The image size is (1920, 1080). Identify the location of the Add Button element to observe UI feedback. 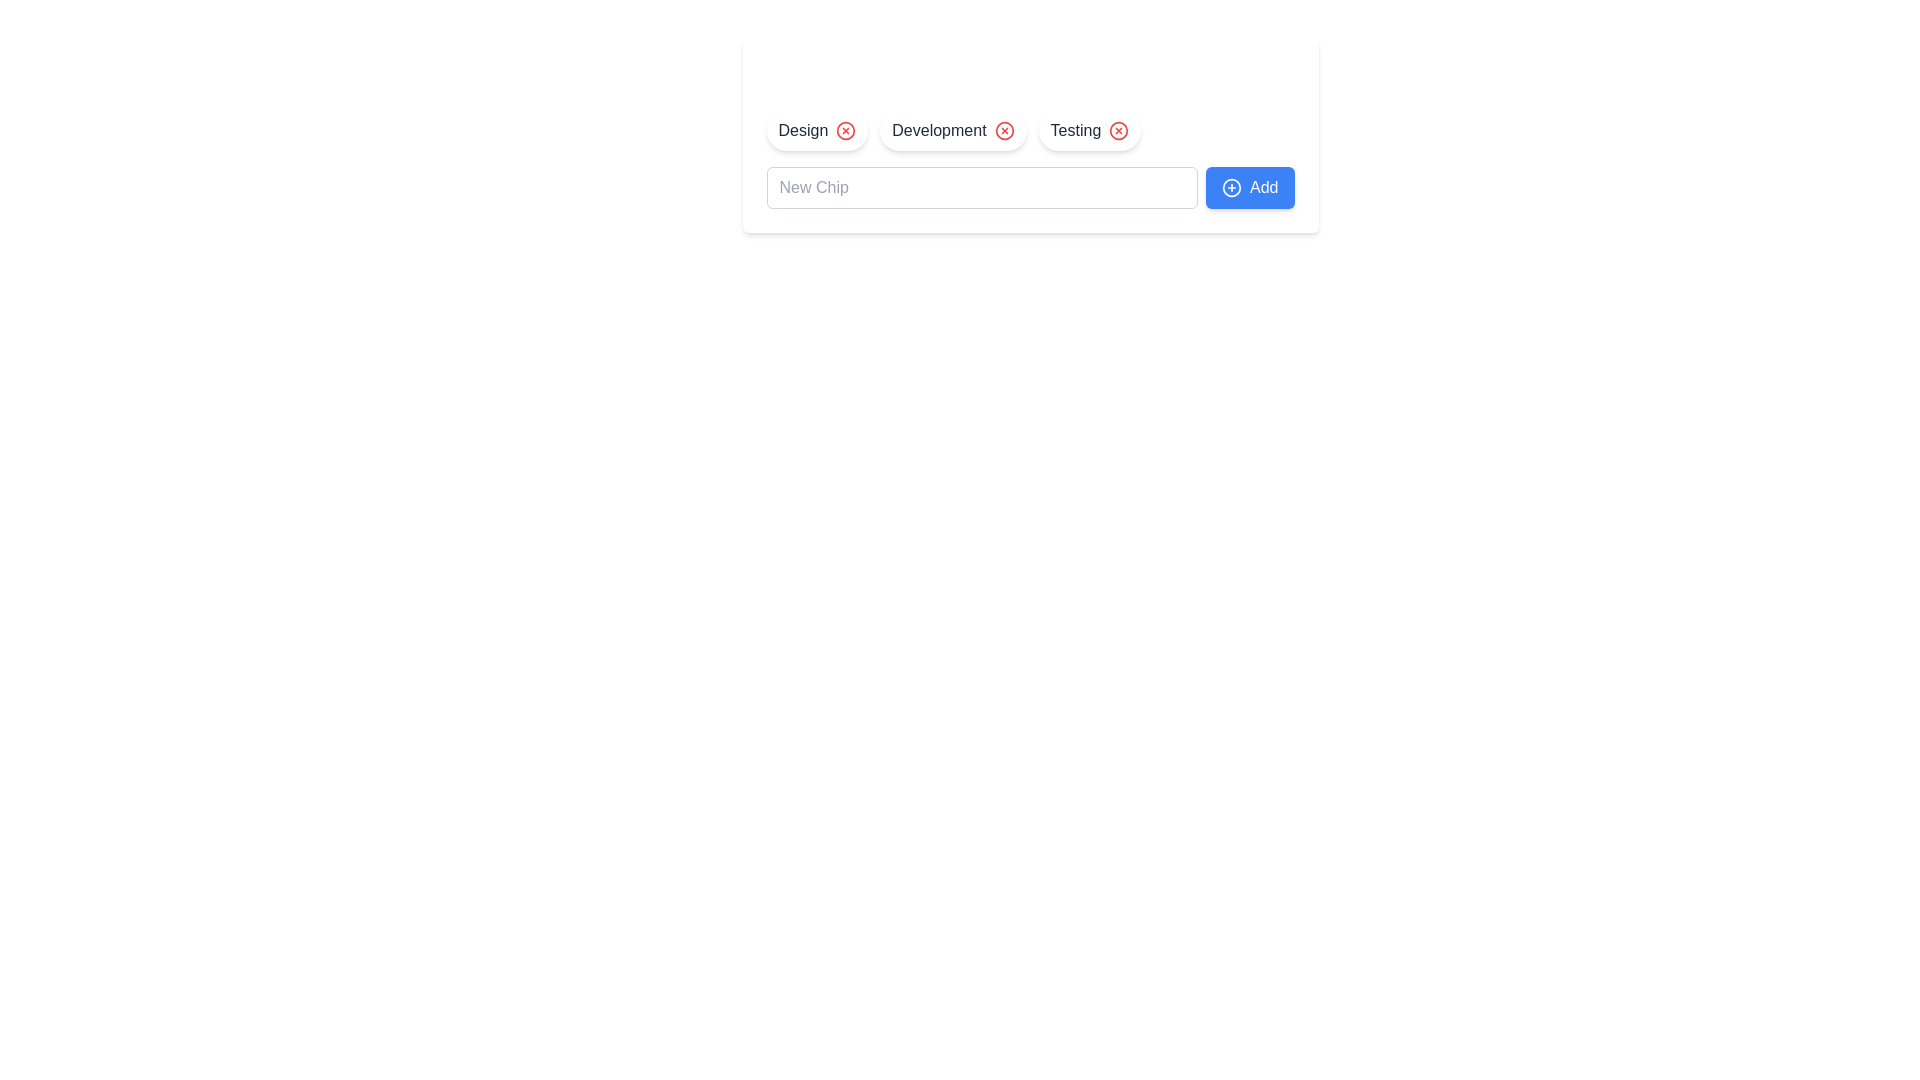
(1249, 188).